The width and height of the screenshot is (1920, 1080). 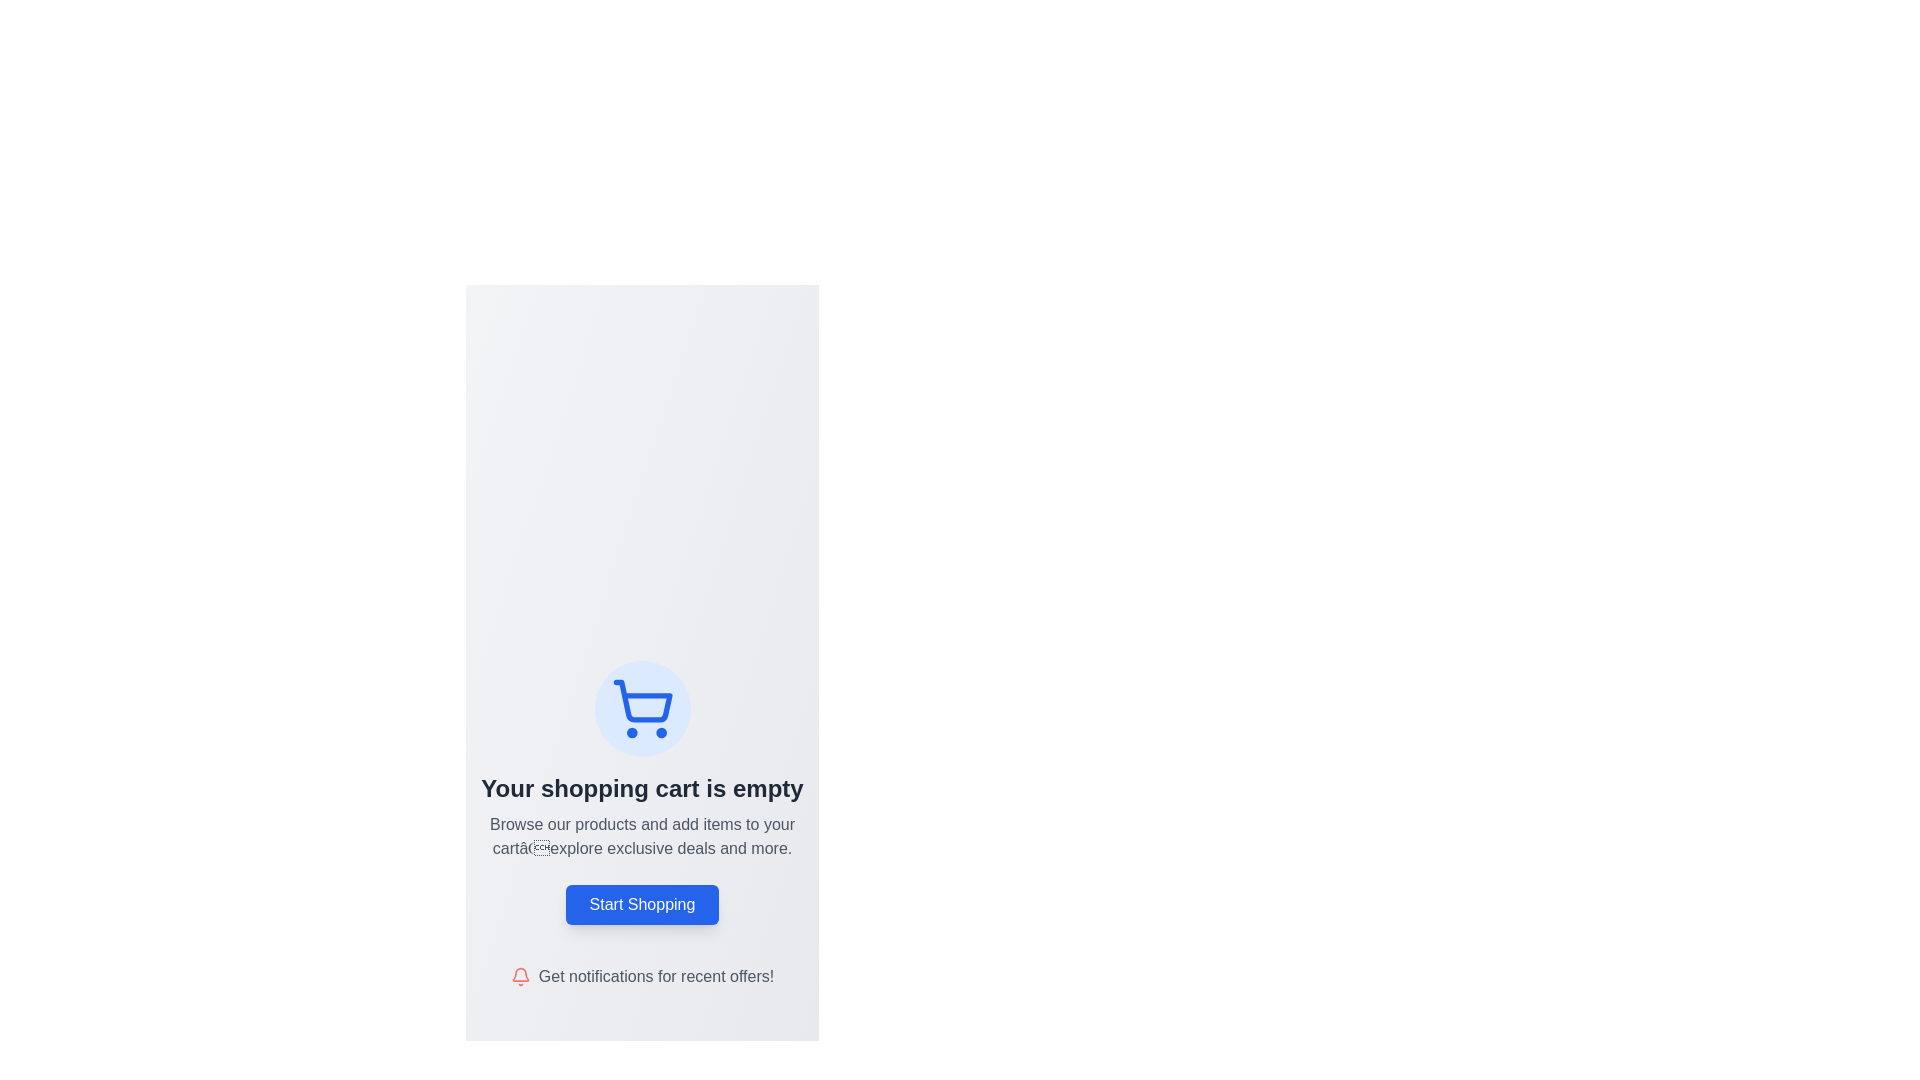 What do you see at coordinates (520, 975) in the screenshot?
I see `the small red bell icon located to the left of the text 'Get notifications for recent offers!'` at bounding box center [520, 975].